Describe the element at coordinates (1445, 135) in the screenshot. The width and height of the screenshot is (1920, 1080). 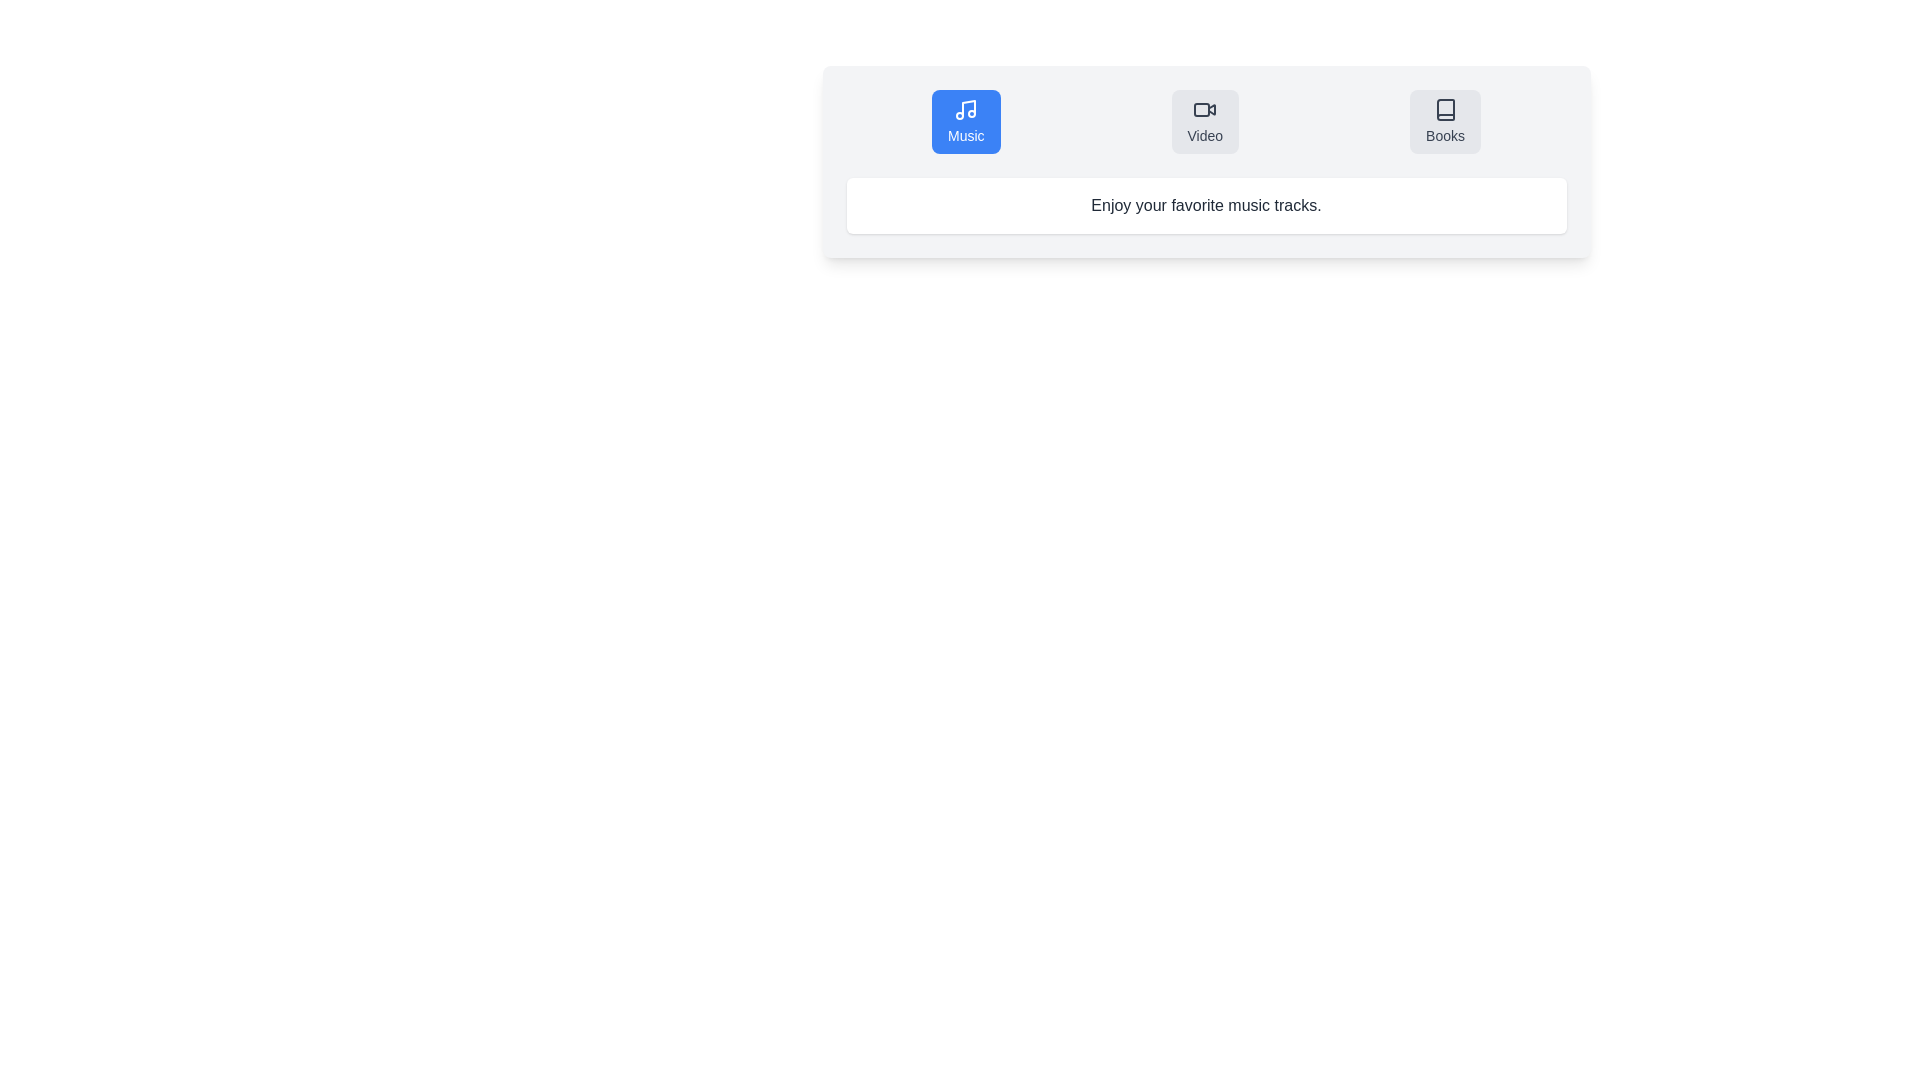
I see `the text label 'Books' located at the bottom of a rounded rectangular button with a light gray background, positioned in the top-right corner of a set of category buttons` at that location.